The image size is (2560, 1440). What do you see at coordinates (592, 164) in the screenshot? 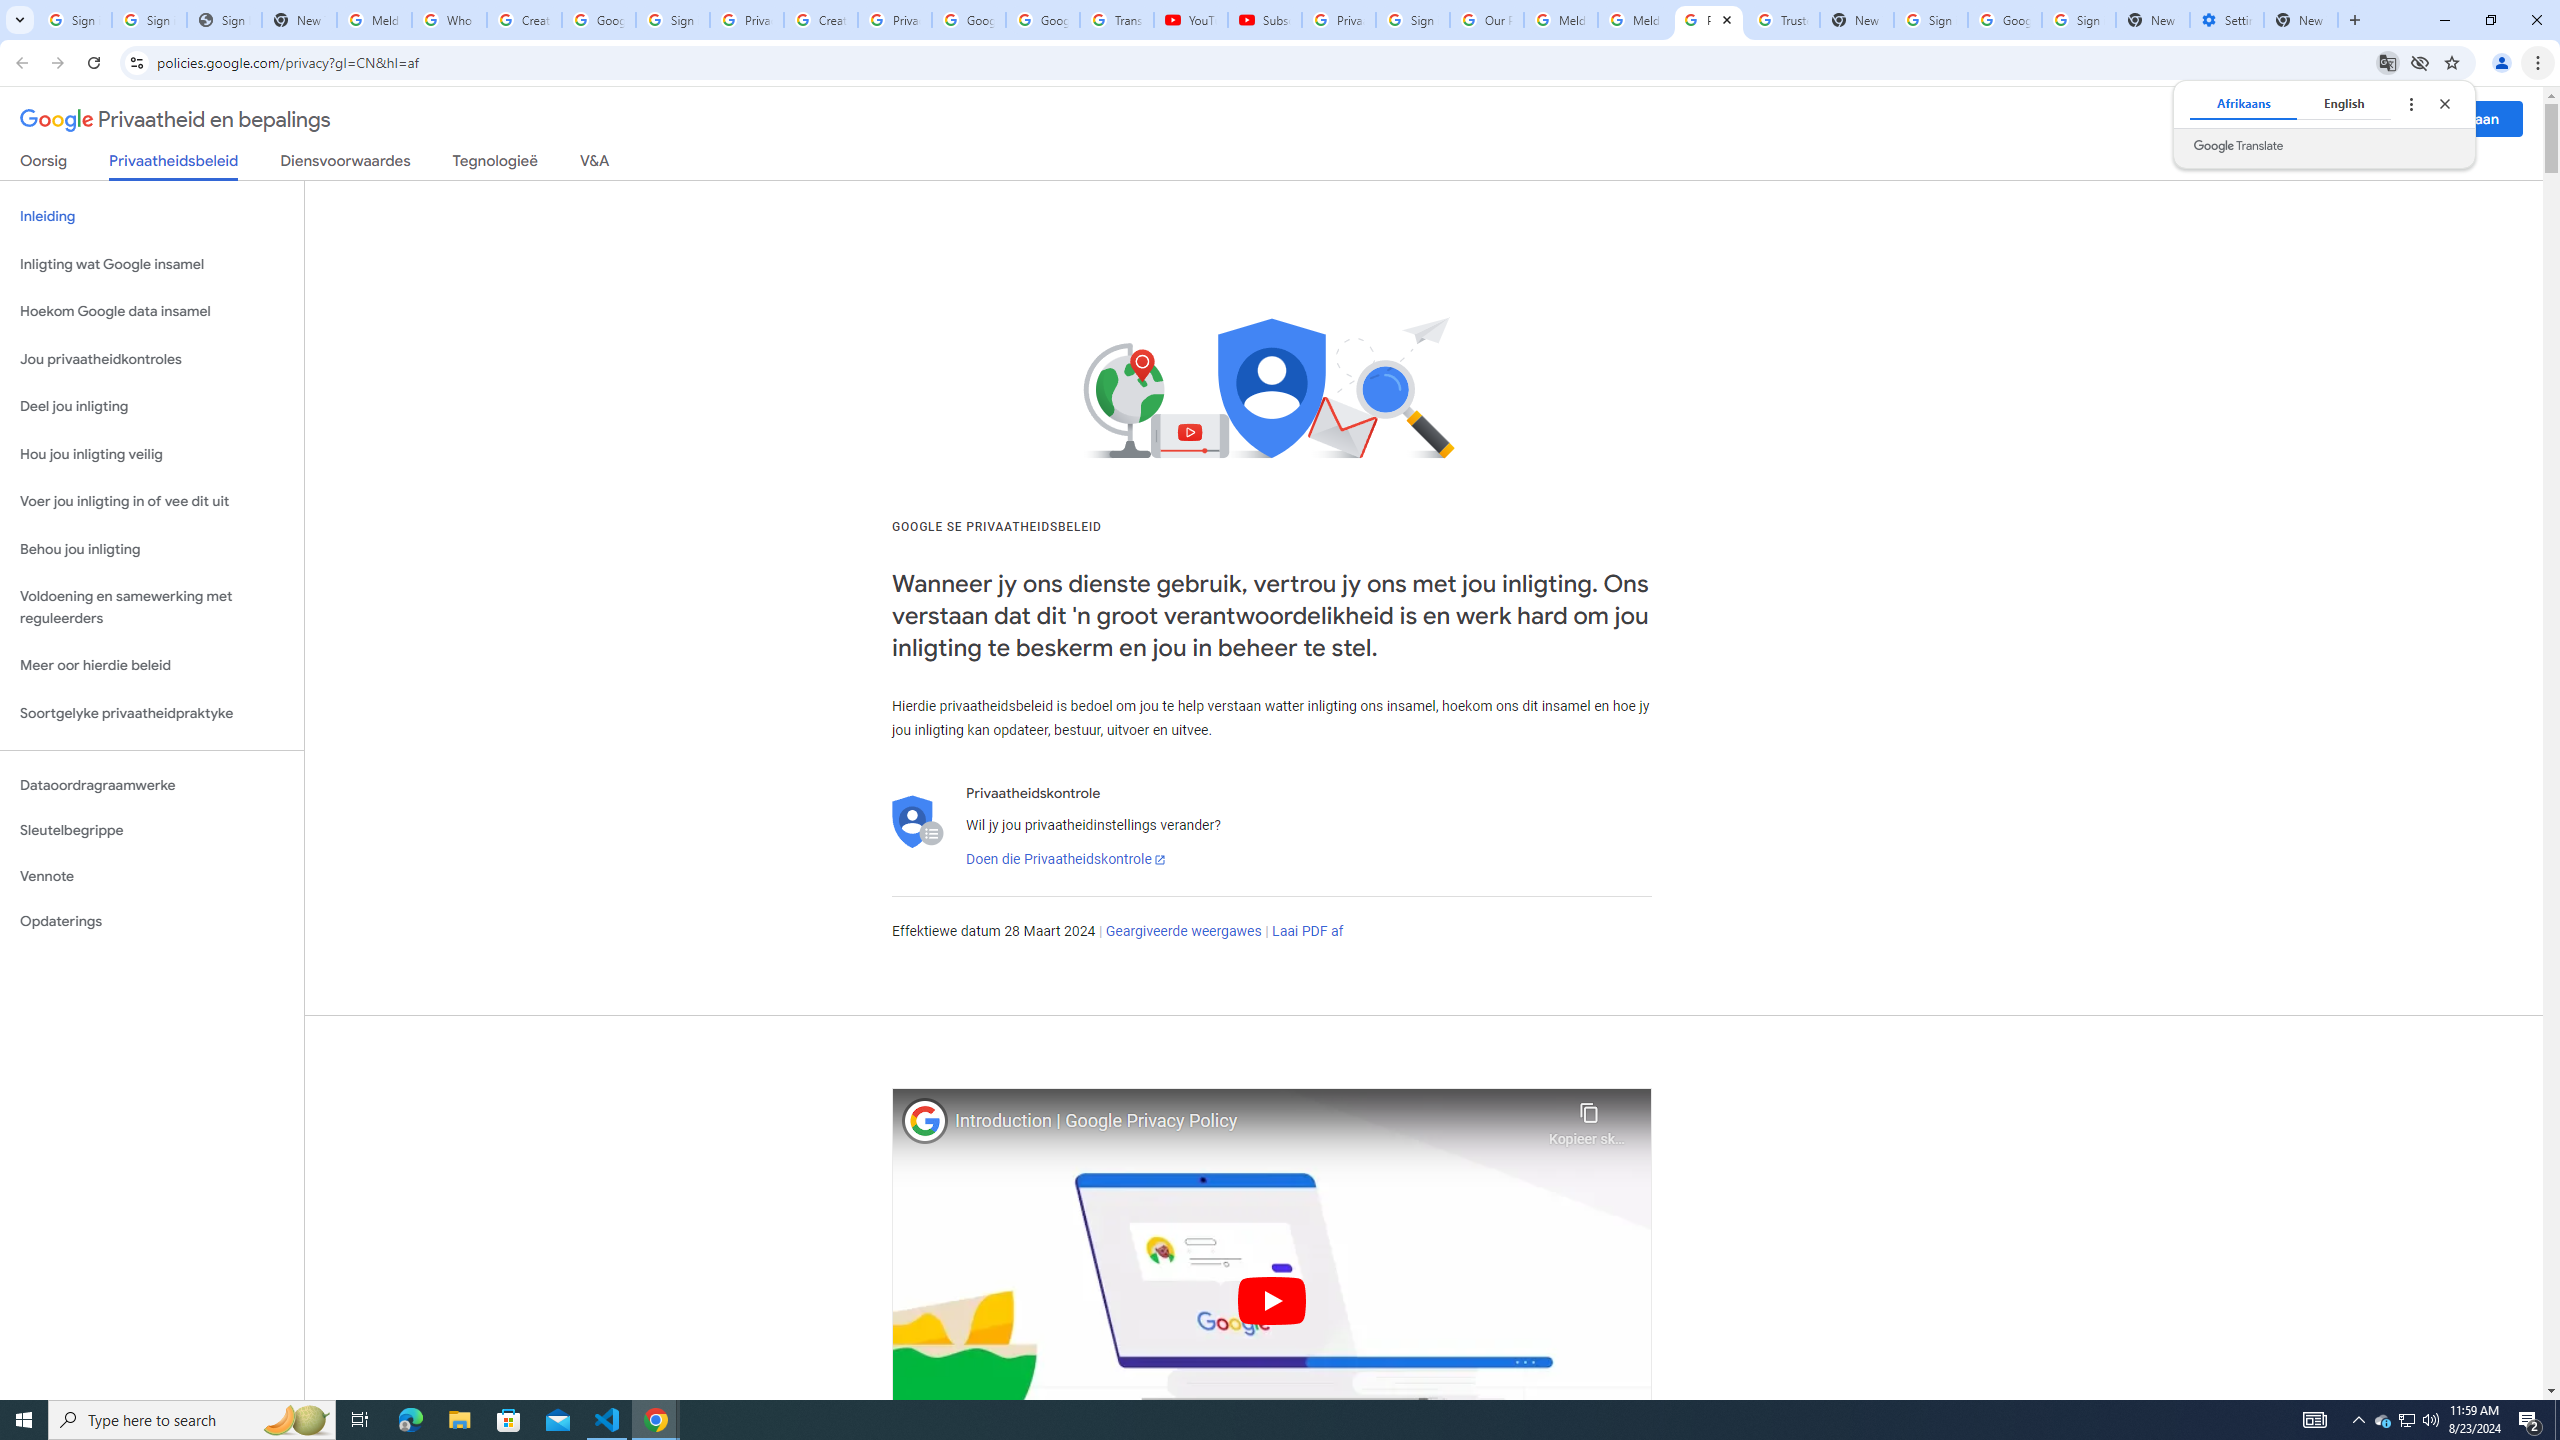
I see `'V&A'` at bounding box center [592, 164].